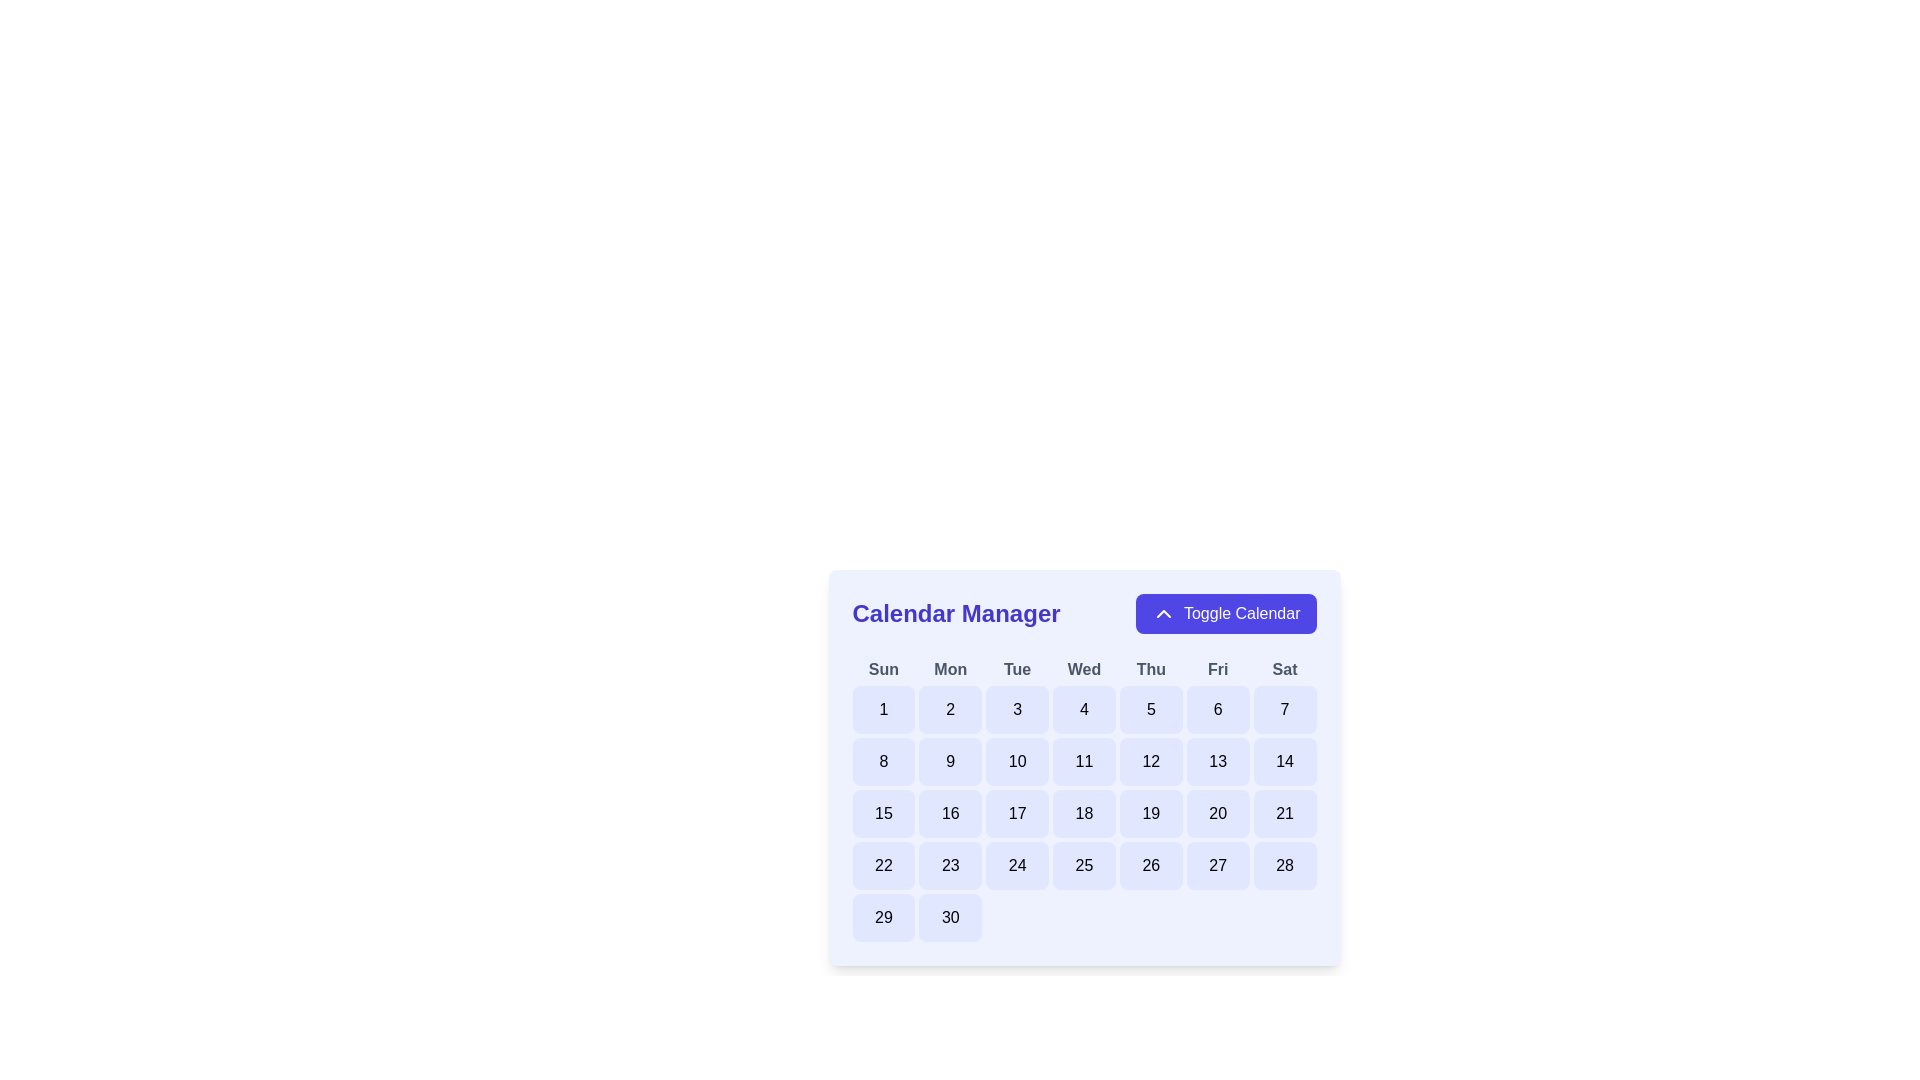 The width and height of the screenshot is (1920, 1080). Describe the element at coordinates (1285, 670) in the screenshot. I see `the text label representing Saturday, which is the last element in the row of days in the calendar` at that location.